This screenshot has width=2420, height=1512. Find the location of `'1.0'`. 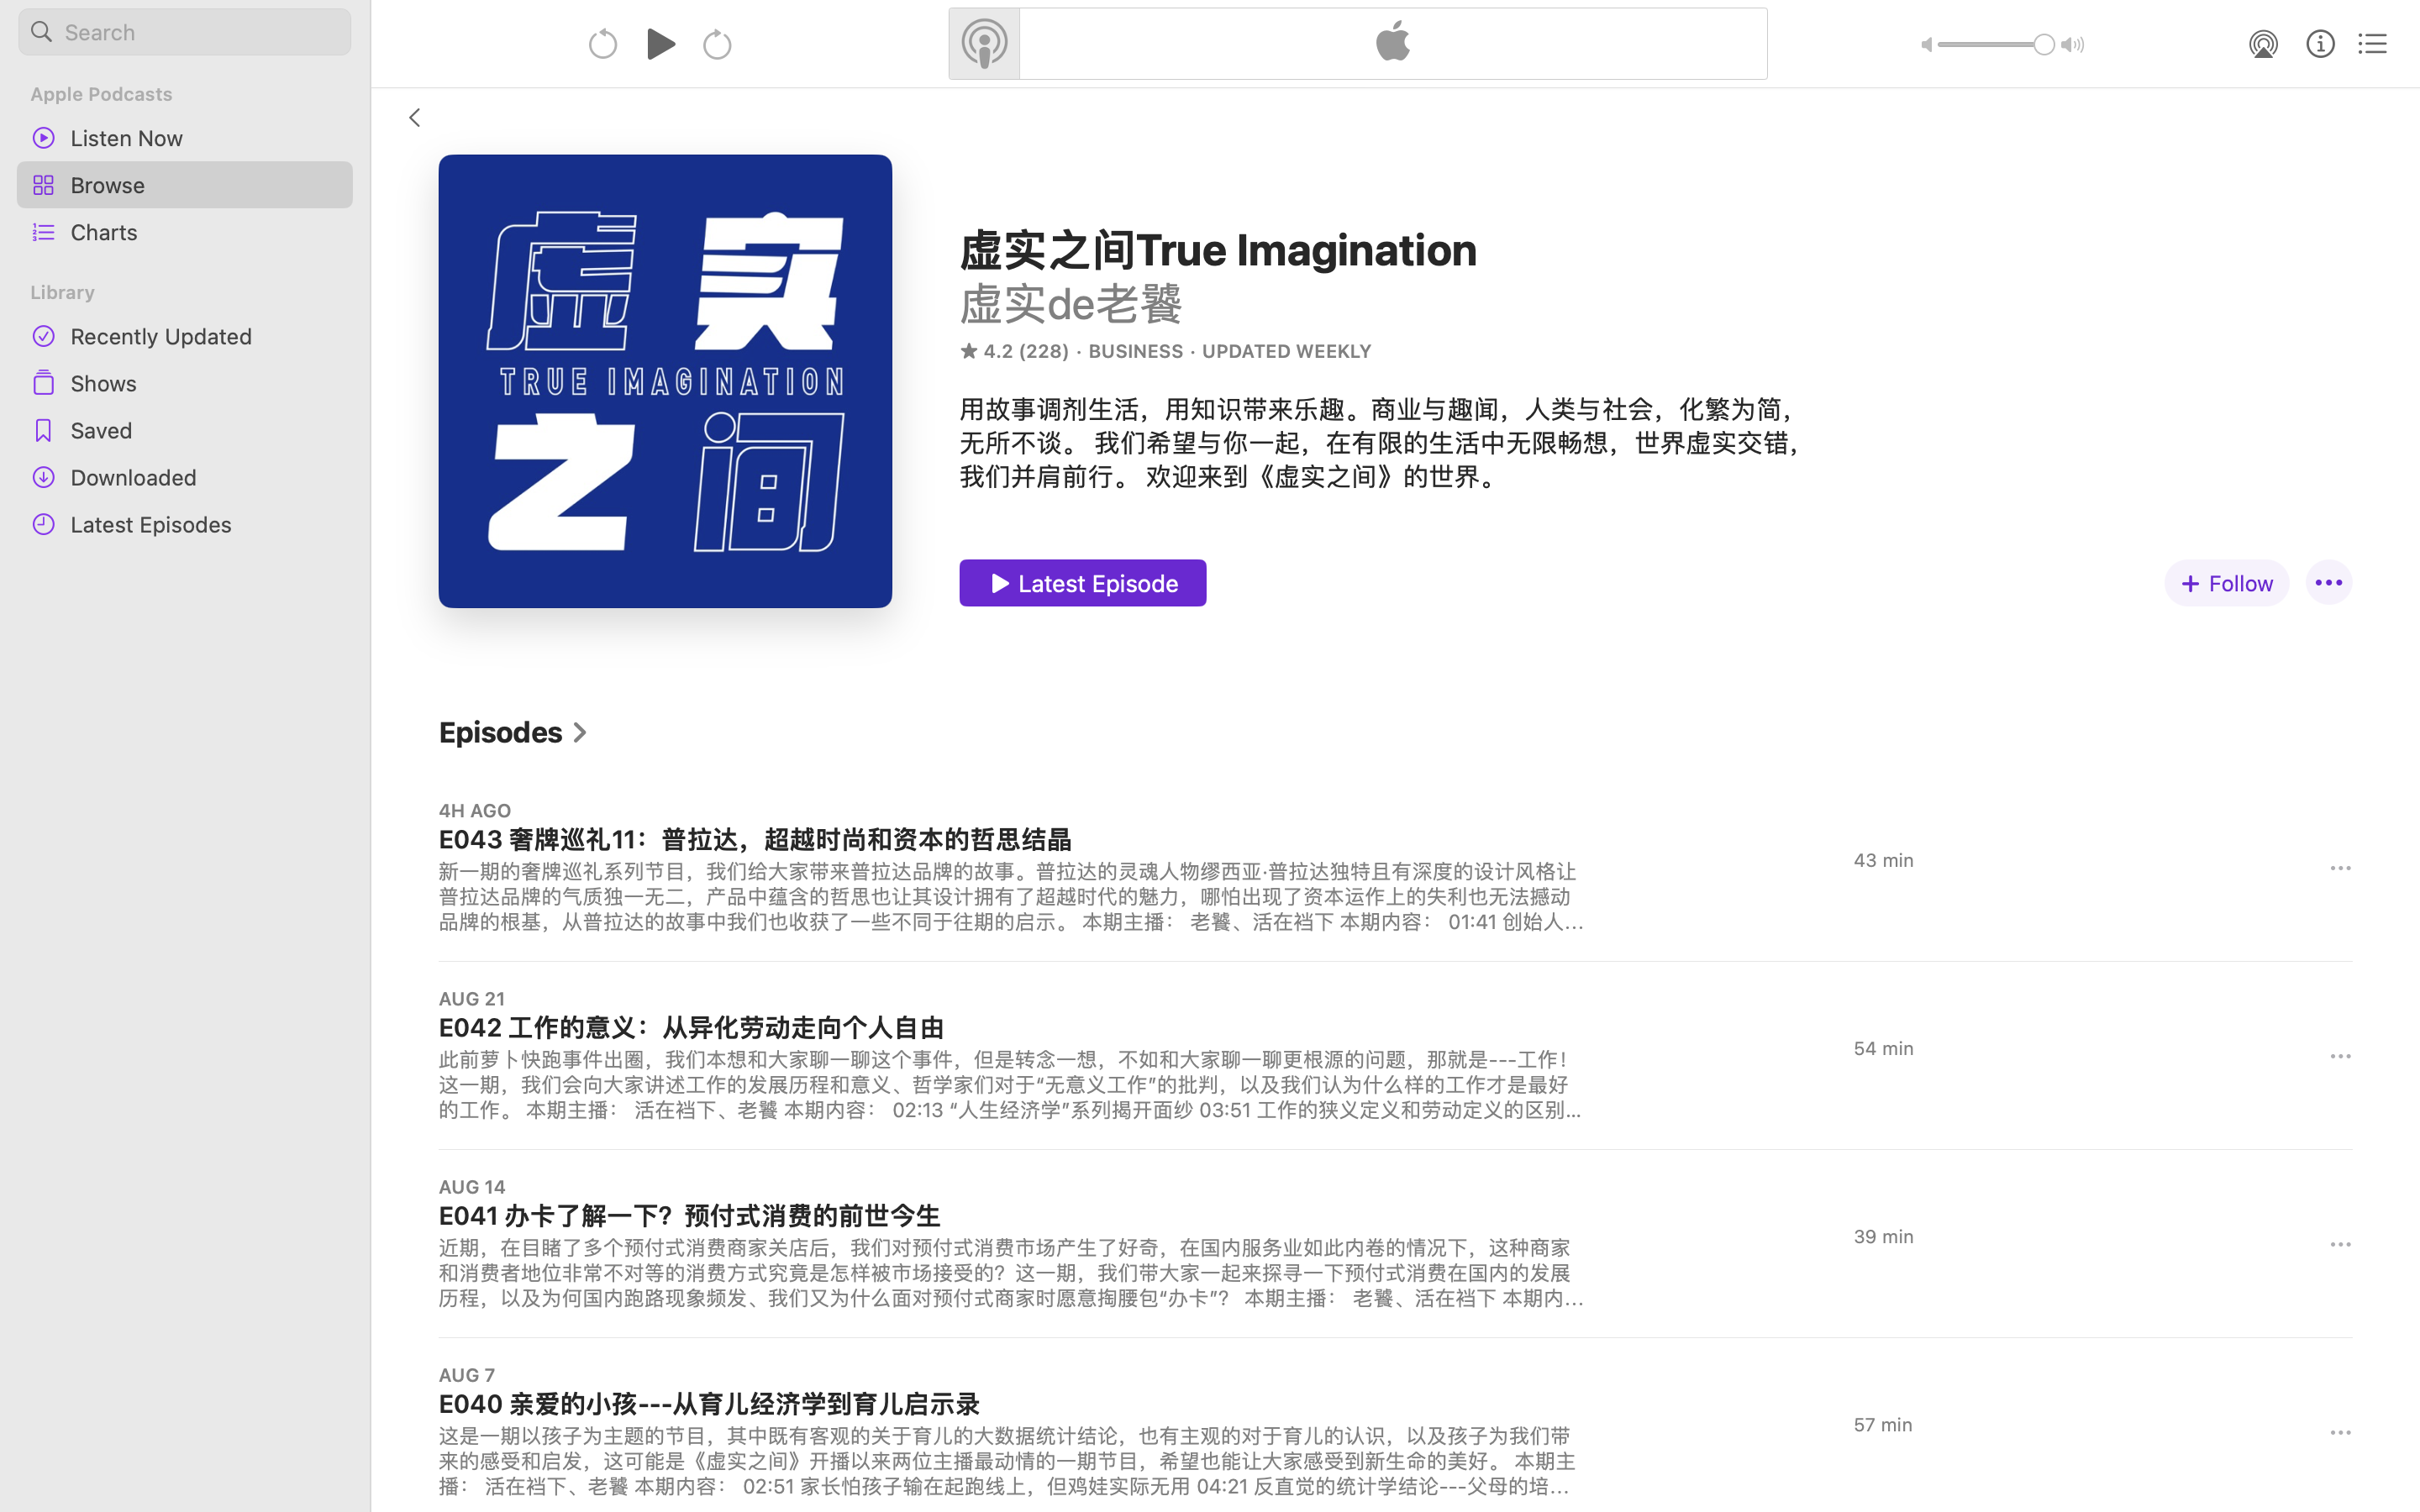

'1.0' is located at coordinates (1996, 44).